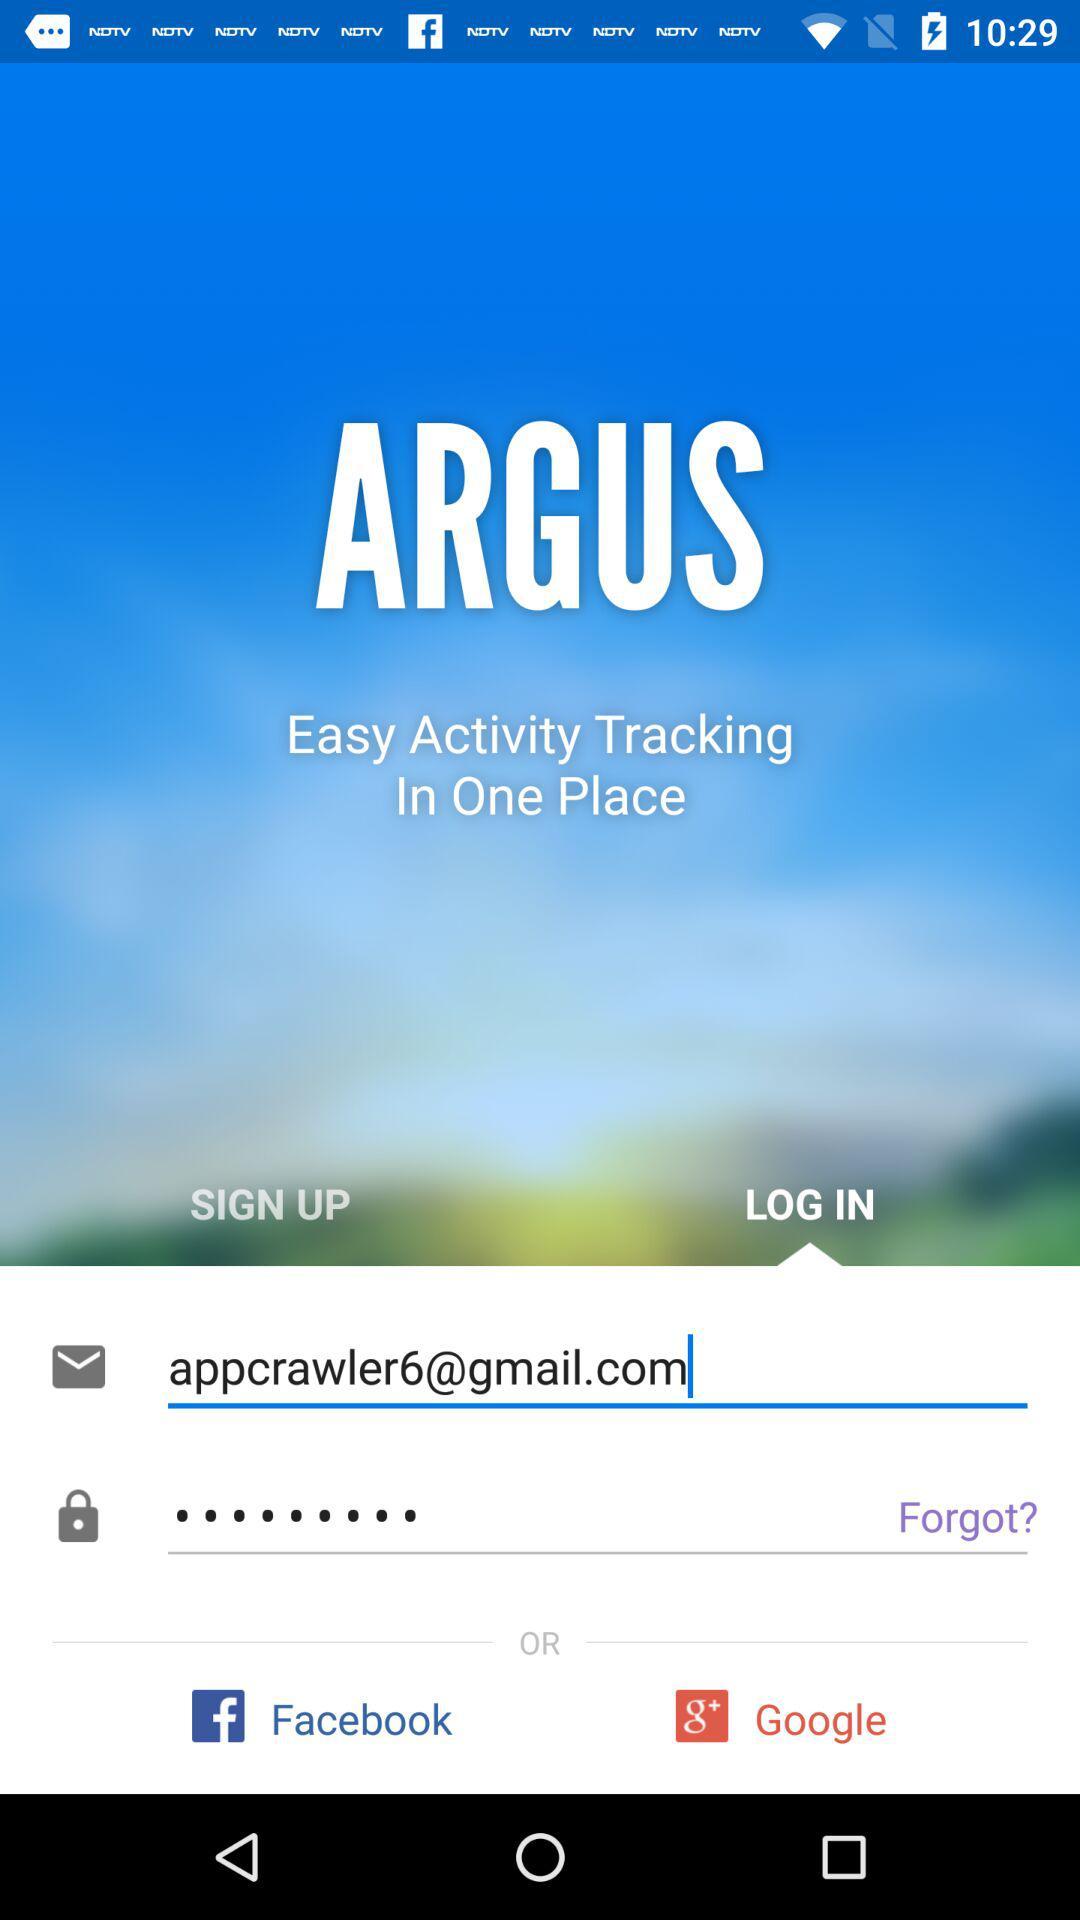 This screenshot has height=1920, width=1080. I want to click on appcrawler6@gmail.com icon, so click(596, 1366).